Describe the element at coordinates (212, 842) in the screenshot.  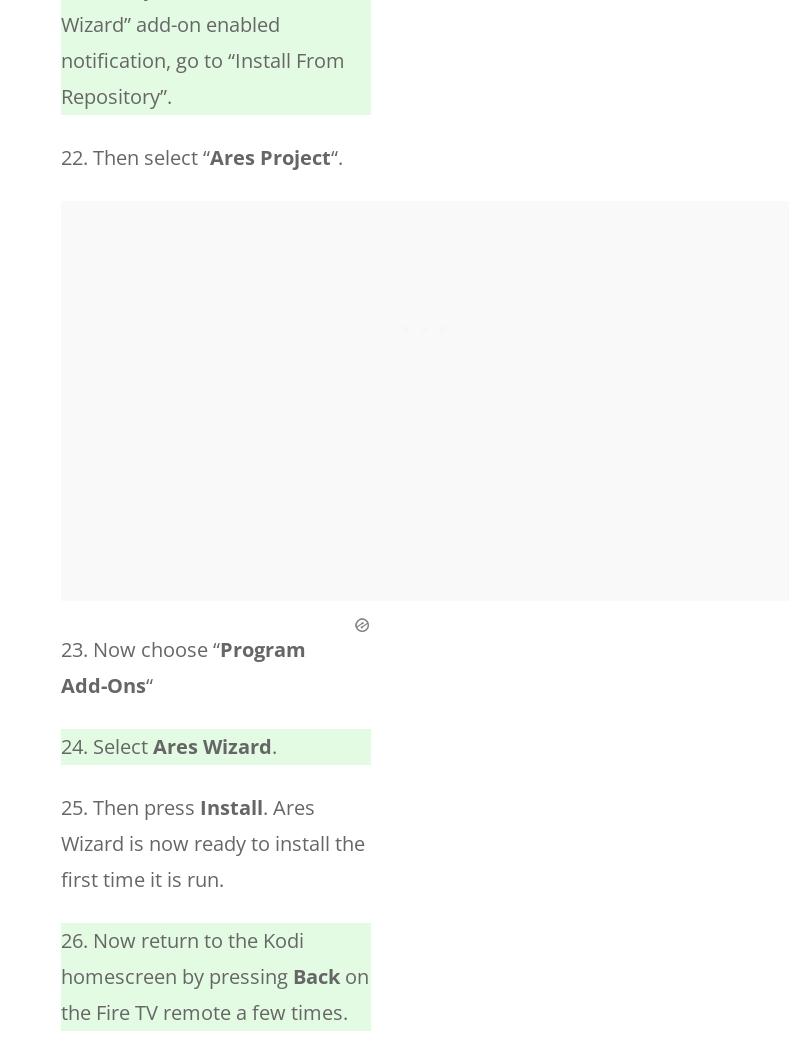
I see `'. Ares Wizard is now ready to install the first time it is run.'` at that location.